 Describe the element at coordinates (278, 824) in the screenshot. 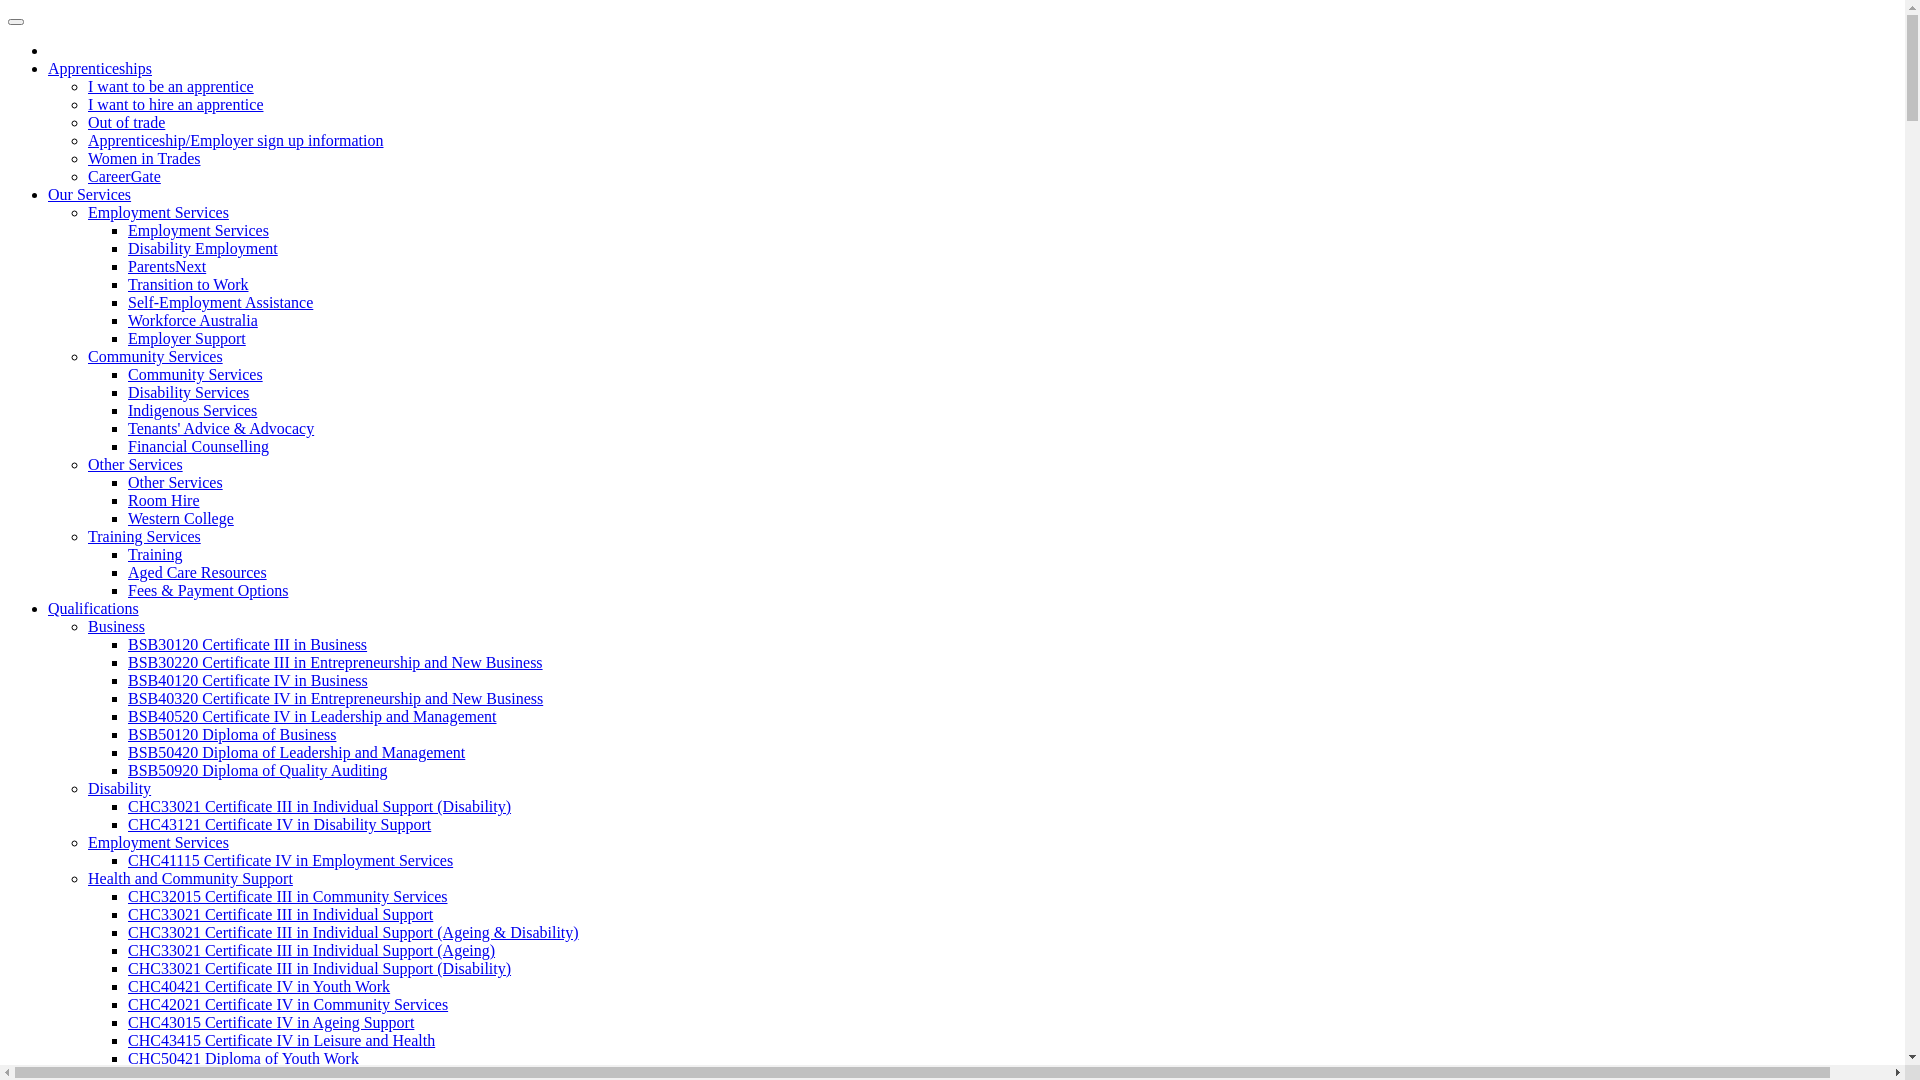

I see `'CHC43121 Certificate IV in Disability Support'` at that location.